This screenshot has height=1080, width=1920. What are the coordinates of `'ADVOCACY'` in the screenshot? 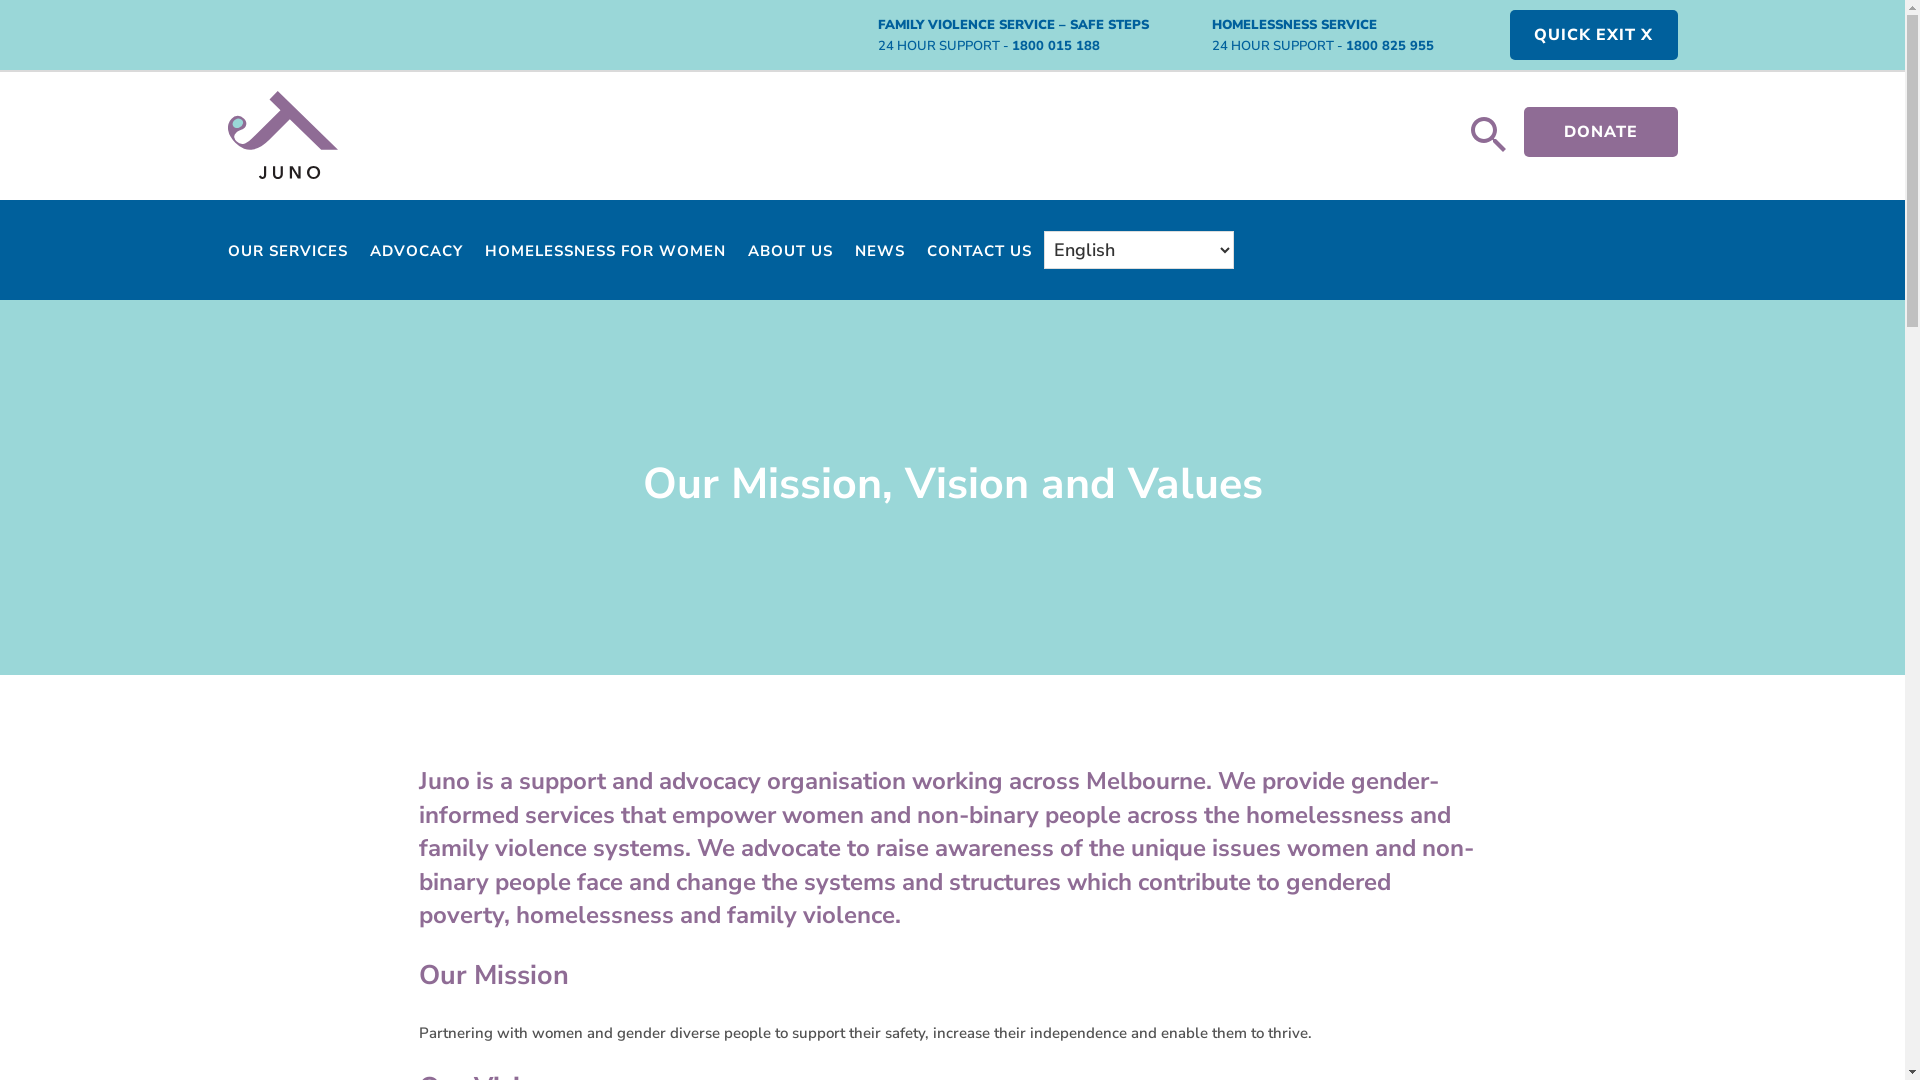 It's located at (415, 252).